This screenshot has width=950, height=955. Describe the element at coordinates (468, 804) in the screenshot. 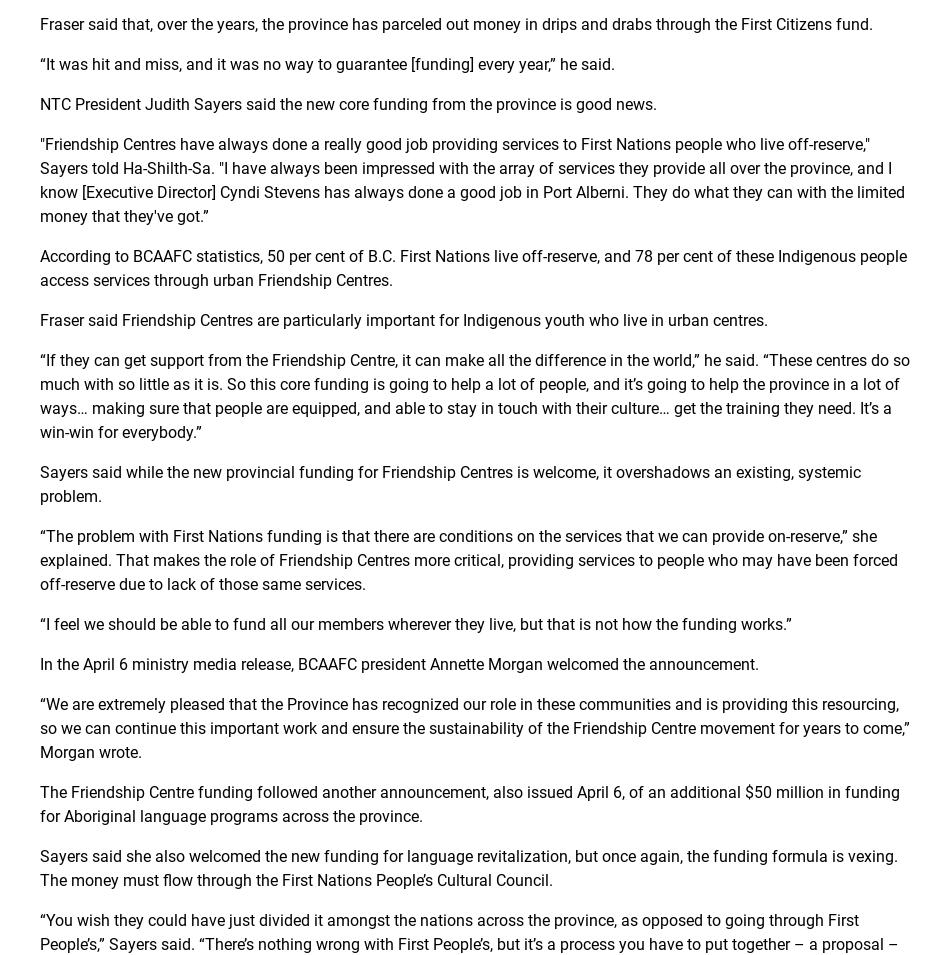

I see `'The Friendship Centre funding followed another announcement, also issued April 6, of an additional $50 million in funding for Aboriginal language programs across the province.'` at that location.